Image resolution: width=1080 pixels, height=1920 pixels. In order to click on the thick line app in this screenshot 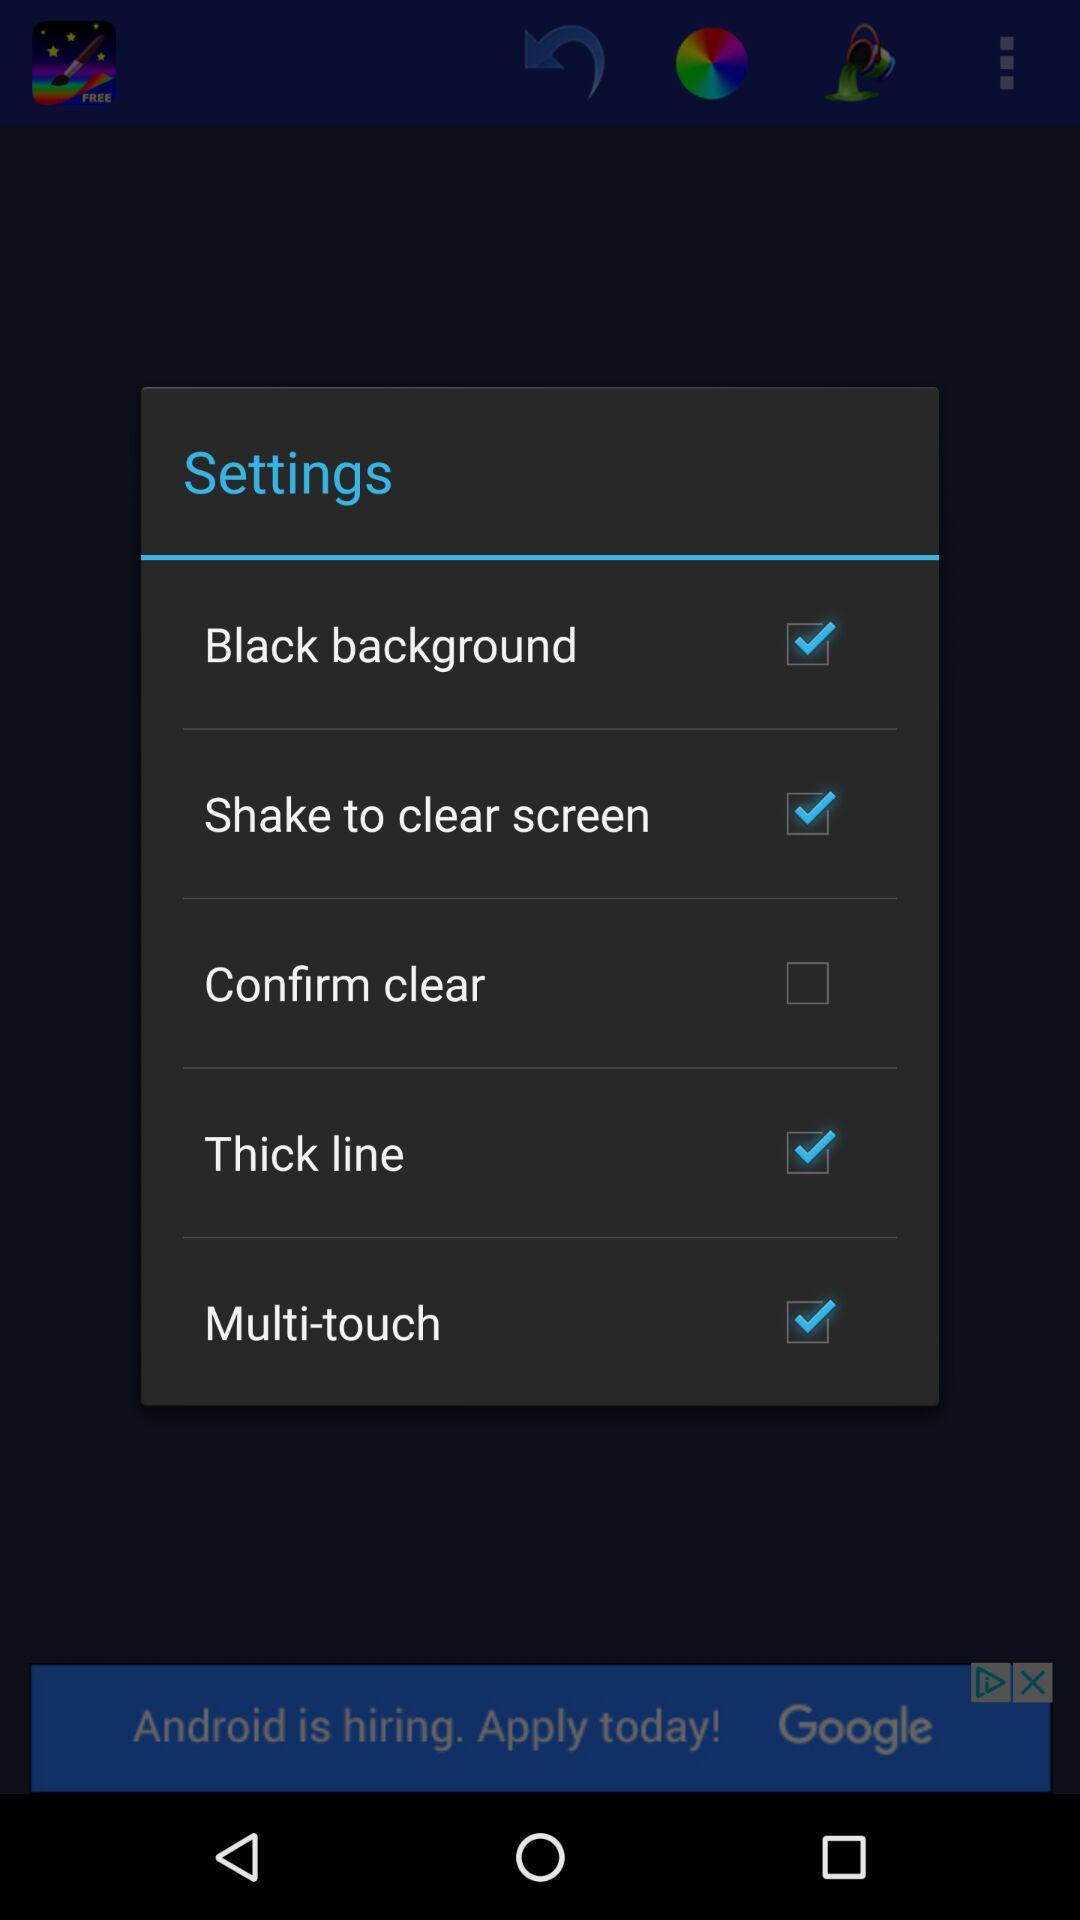, I will do `click(304, 1152)`.